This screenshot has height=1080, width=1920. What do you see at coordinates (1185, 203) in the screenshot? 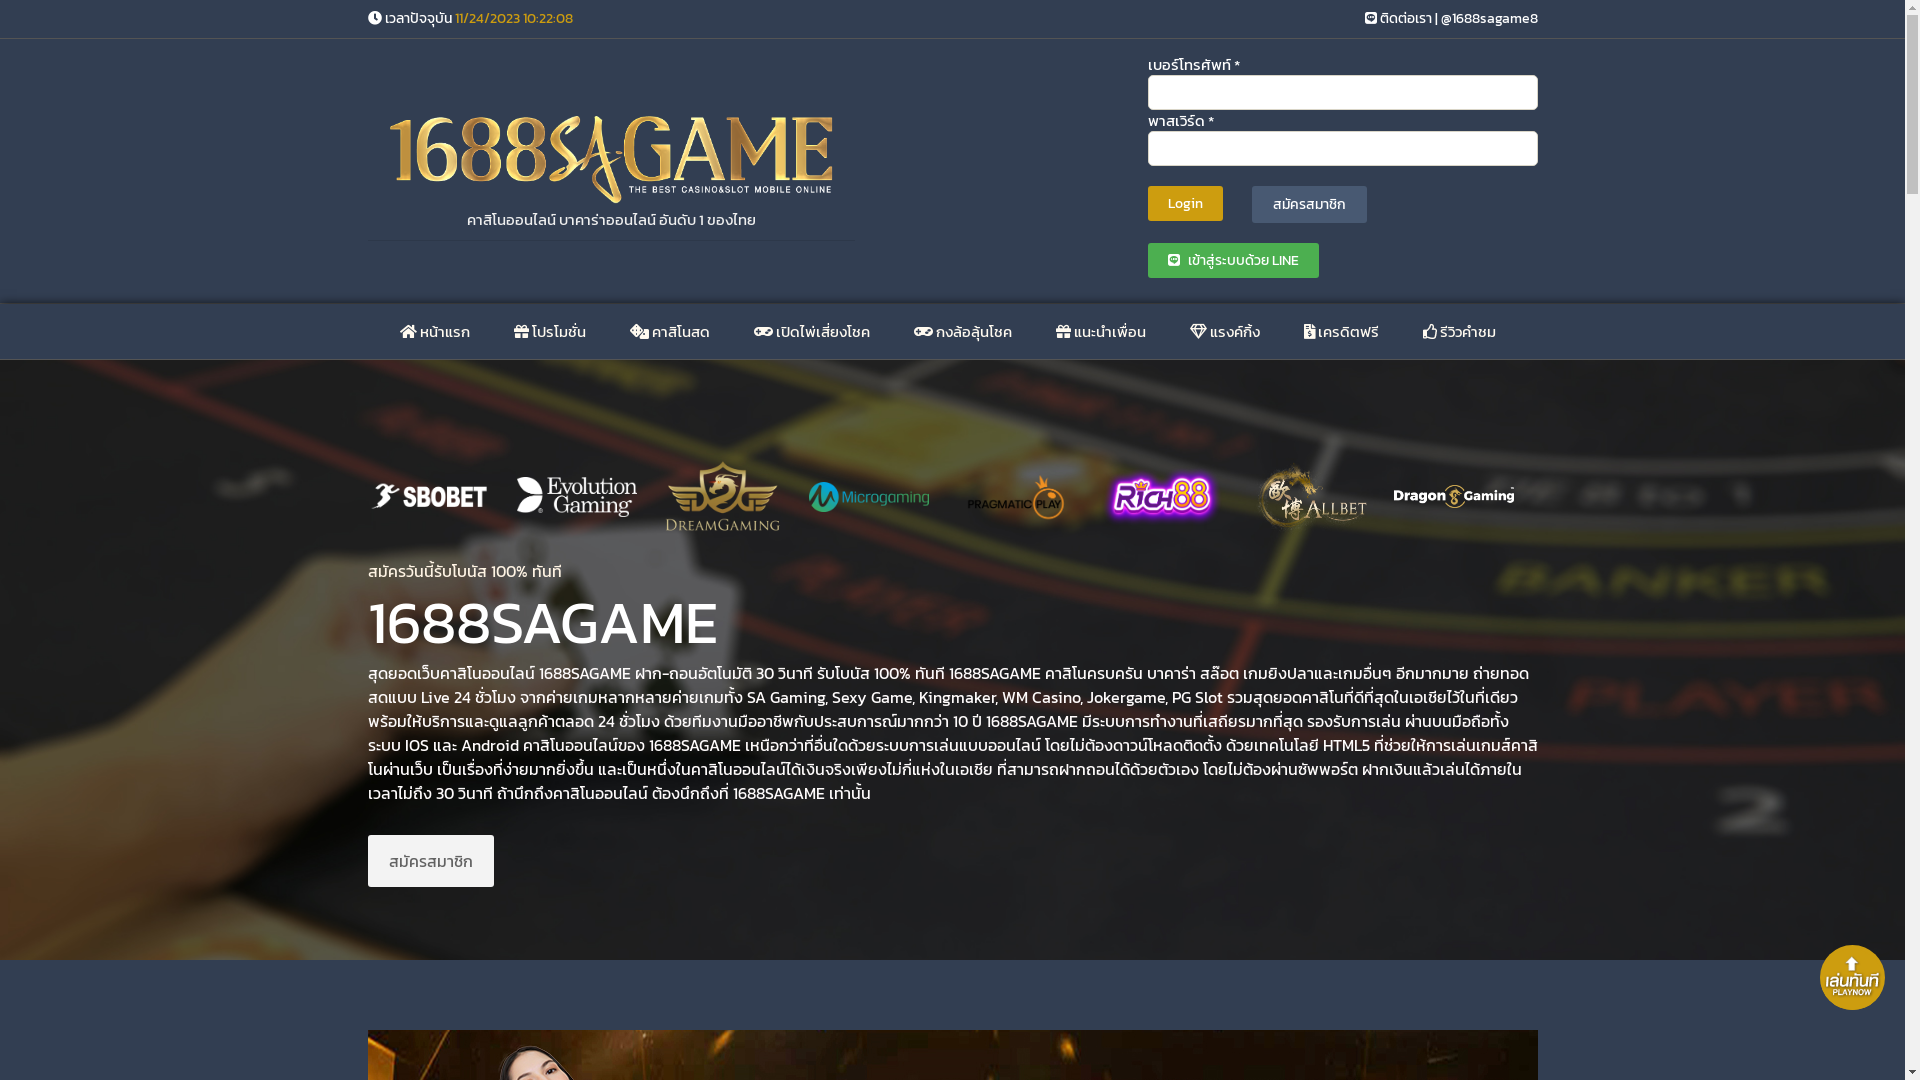
I see `'Login'` at bounding box center [1185, 203].